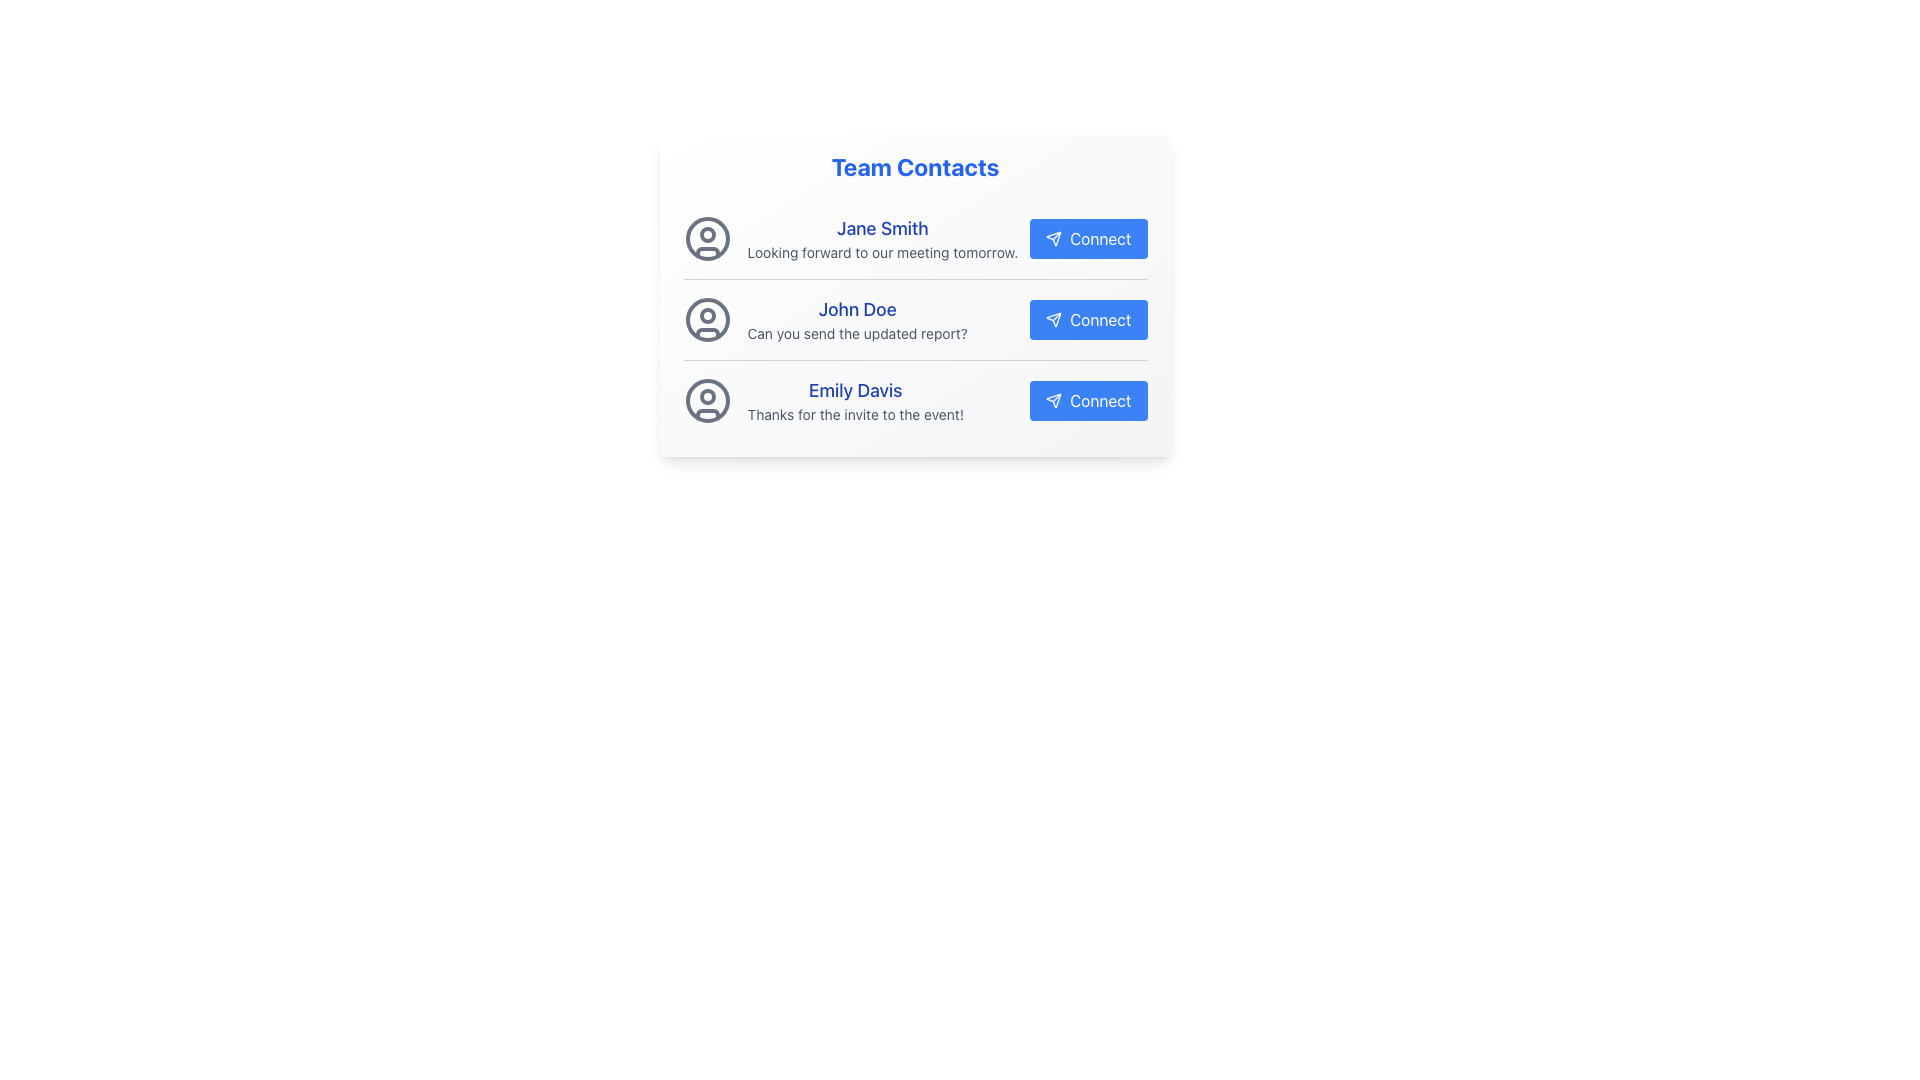 The height and width of the screenshot is (1080, 1920). I want to click on the small curved line at the bottom center of the user profile icon representing Emily Davis, so click(707, 413).